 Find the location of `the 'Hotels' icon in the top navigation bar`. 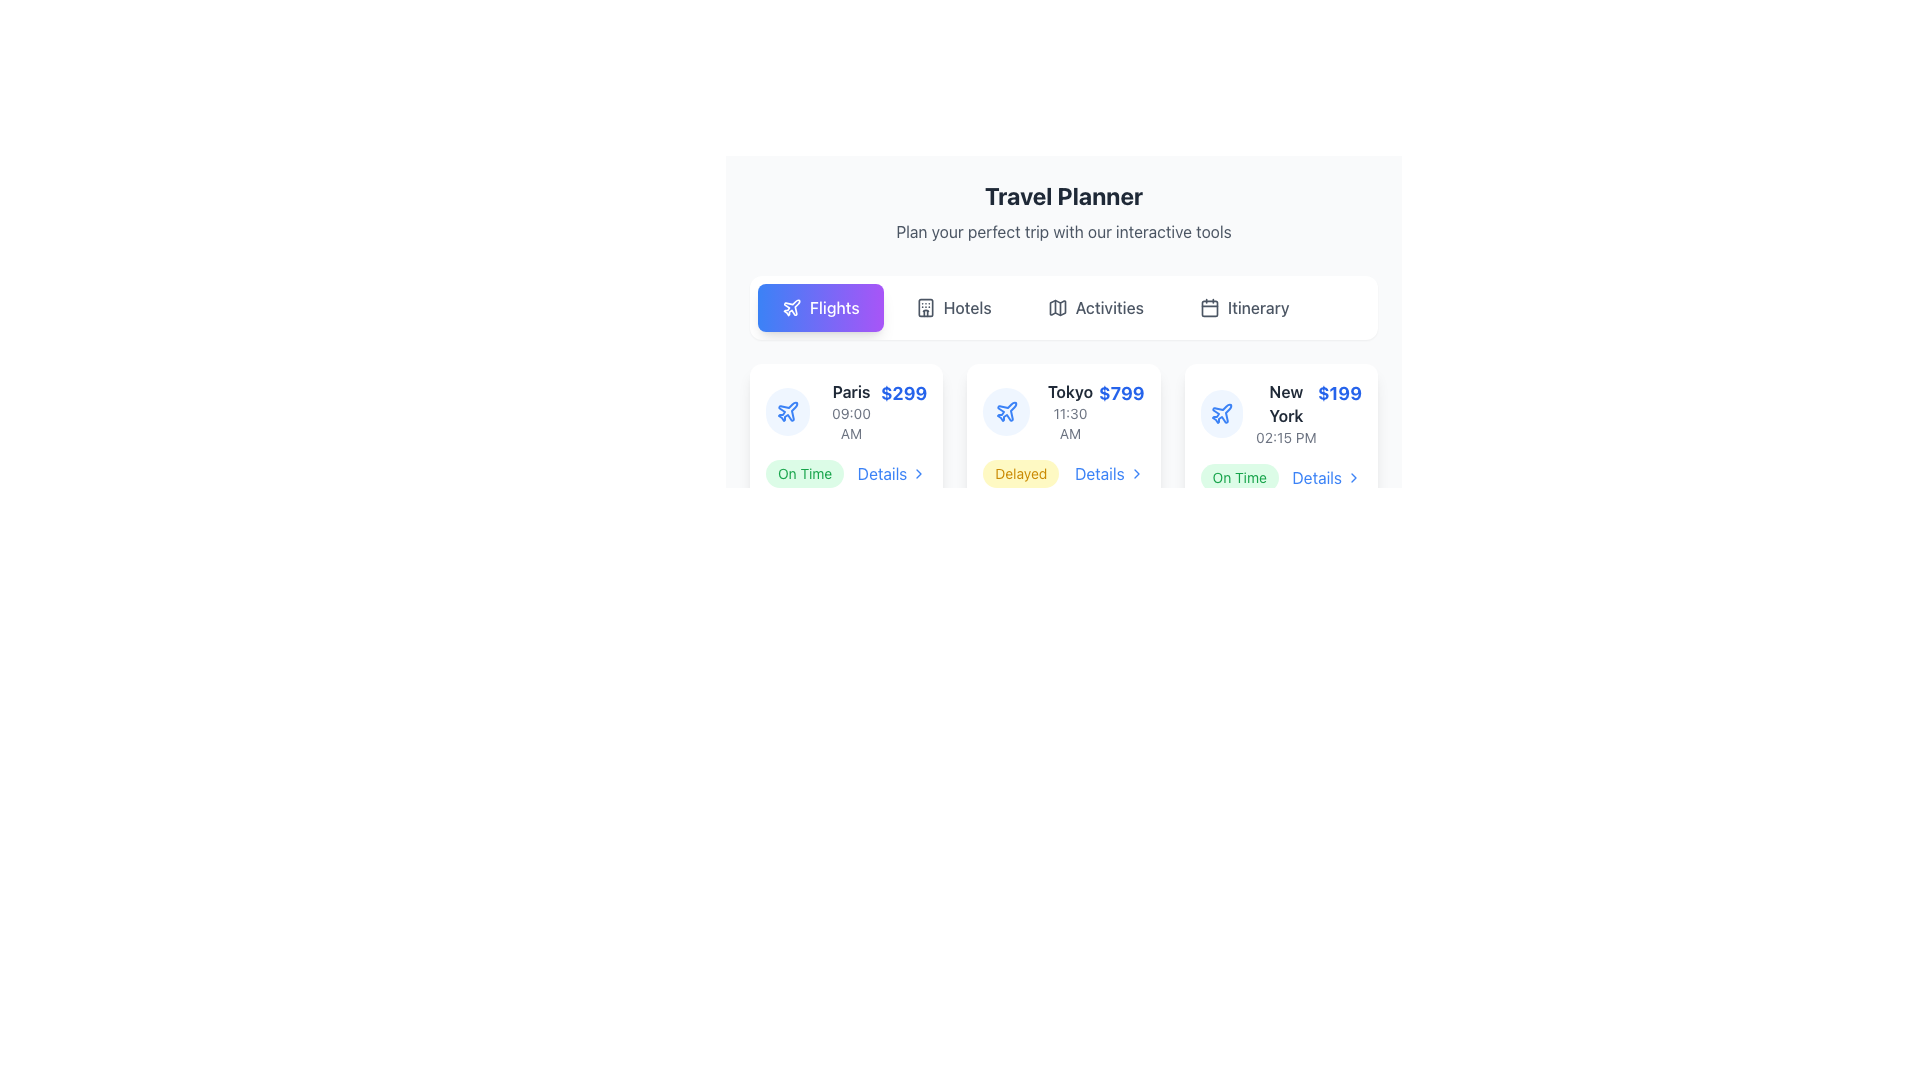

the 'Hotels' icon in the top navigation bar is located at coordinates (924, 308).